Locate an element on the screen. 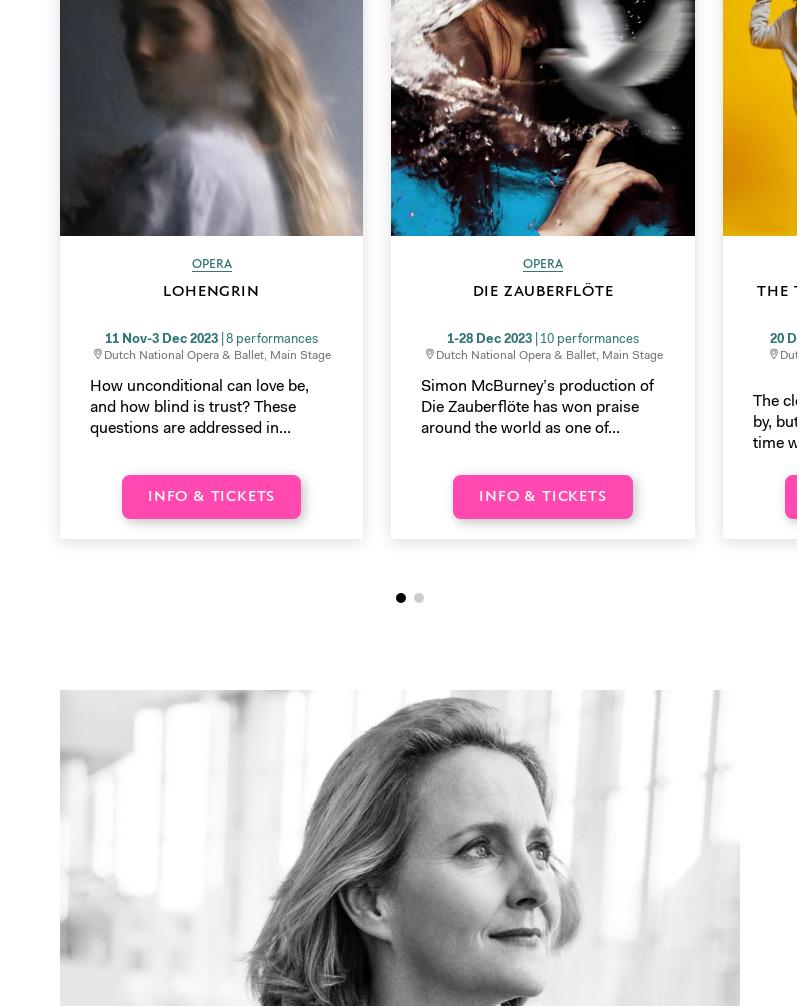  'Contact' is located at coordinates (441, 636).